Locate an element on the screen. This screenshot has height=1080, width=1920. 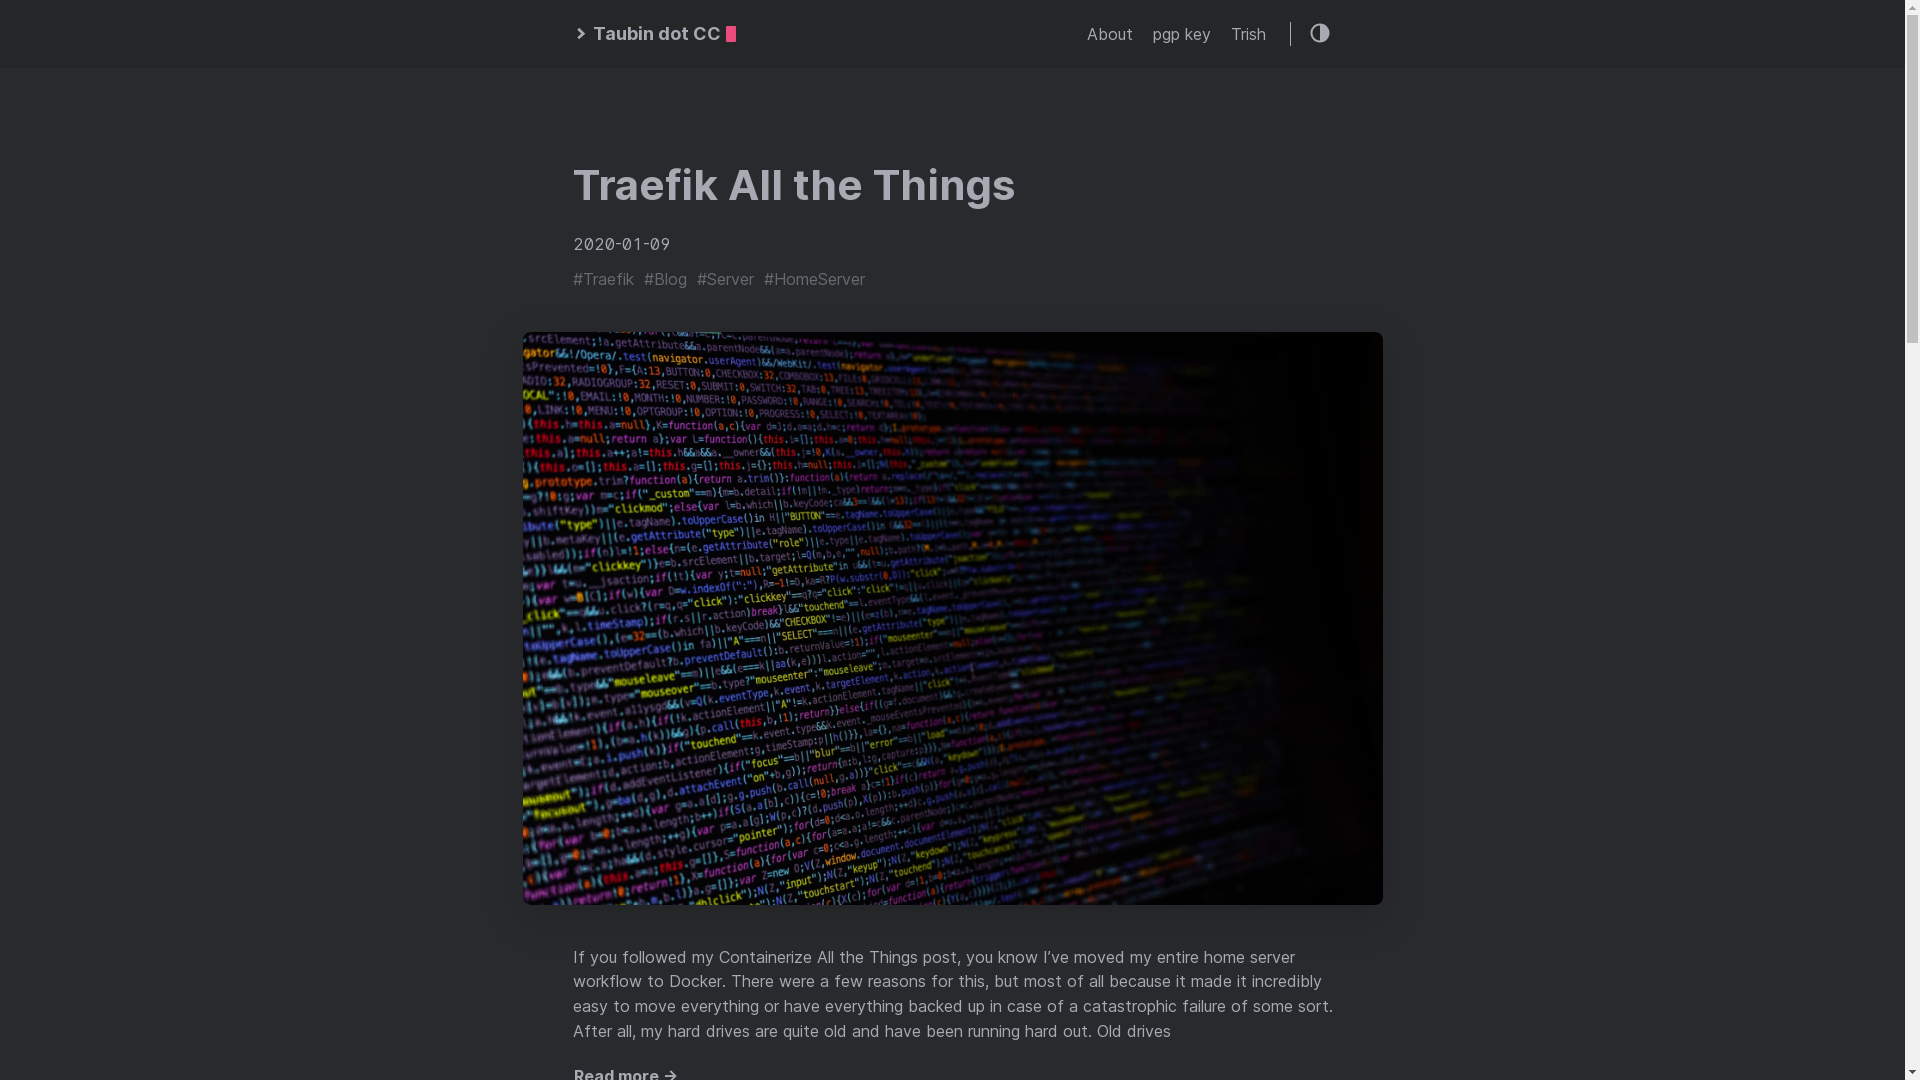
'#Server' is located at coordinates (723, 278).